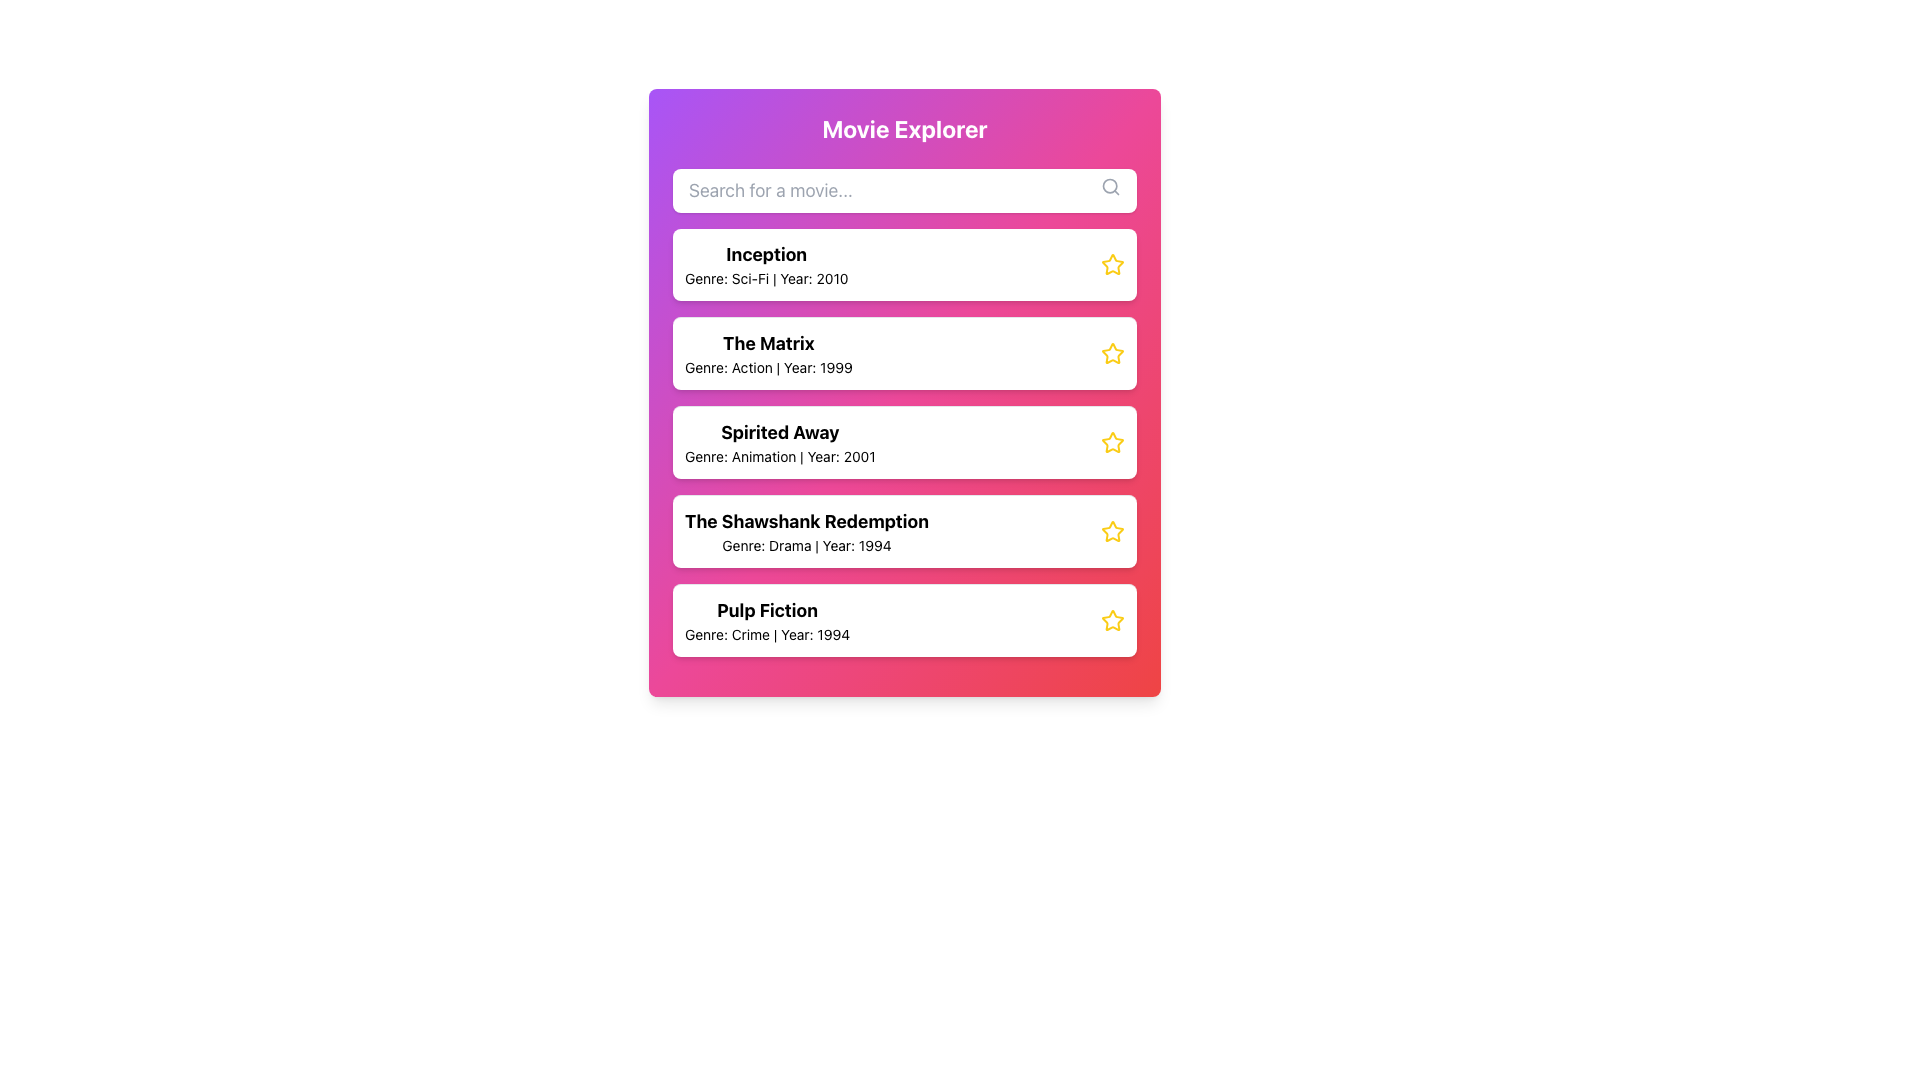  Describe the element at coordinates (1112, 352) in the screenshot. I see `the yellow-outlined star icon` at that location.